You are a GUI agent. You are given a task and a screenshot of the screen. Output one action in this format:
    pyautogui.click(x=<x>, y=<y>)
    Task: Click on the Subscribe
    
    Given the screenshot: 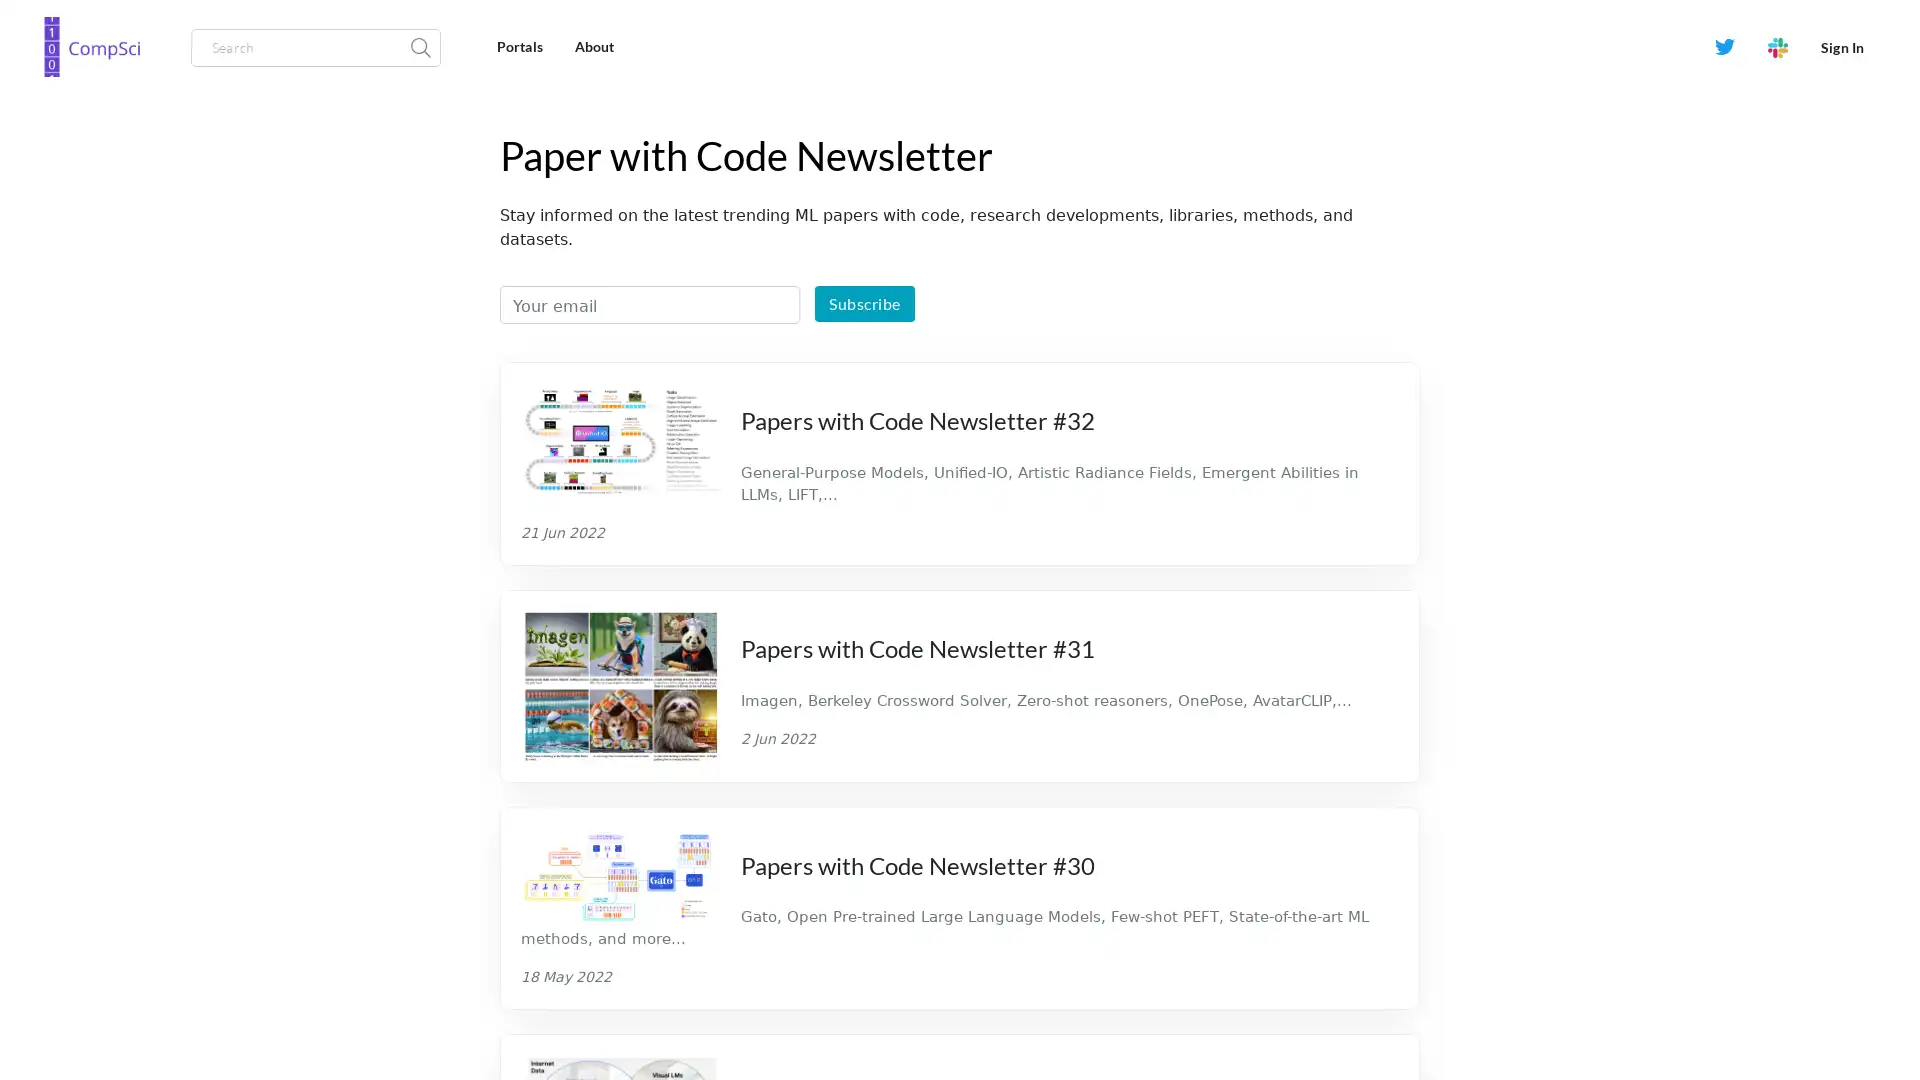 What is the action you would take?
    pyautogui.click(x=864, y=304)
    